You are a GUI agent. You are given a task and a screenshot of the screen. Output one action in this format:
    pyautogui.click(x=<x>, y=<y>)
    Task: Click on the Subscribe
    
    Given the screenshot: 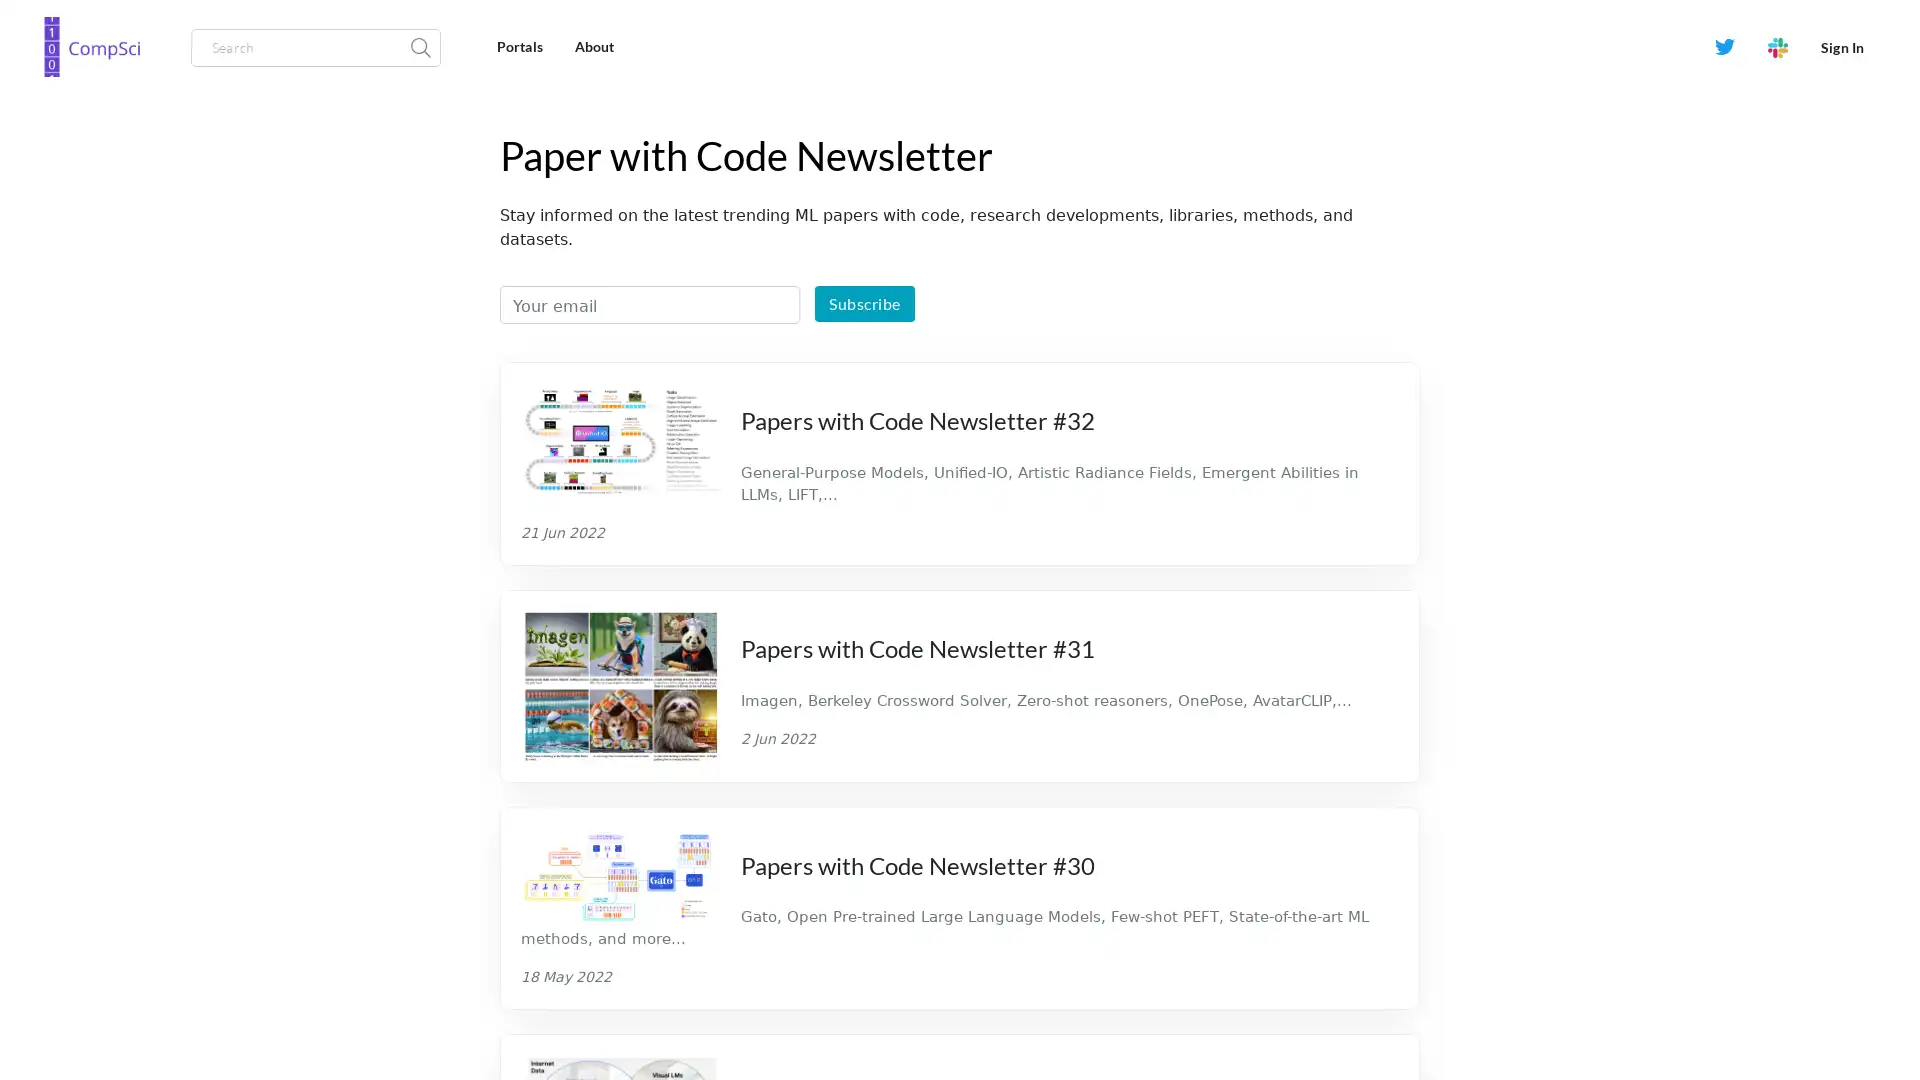 What is the action you would take?
    pyautogui.click(x=864, y=304)
    